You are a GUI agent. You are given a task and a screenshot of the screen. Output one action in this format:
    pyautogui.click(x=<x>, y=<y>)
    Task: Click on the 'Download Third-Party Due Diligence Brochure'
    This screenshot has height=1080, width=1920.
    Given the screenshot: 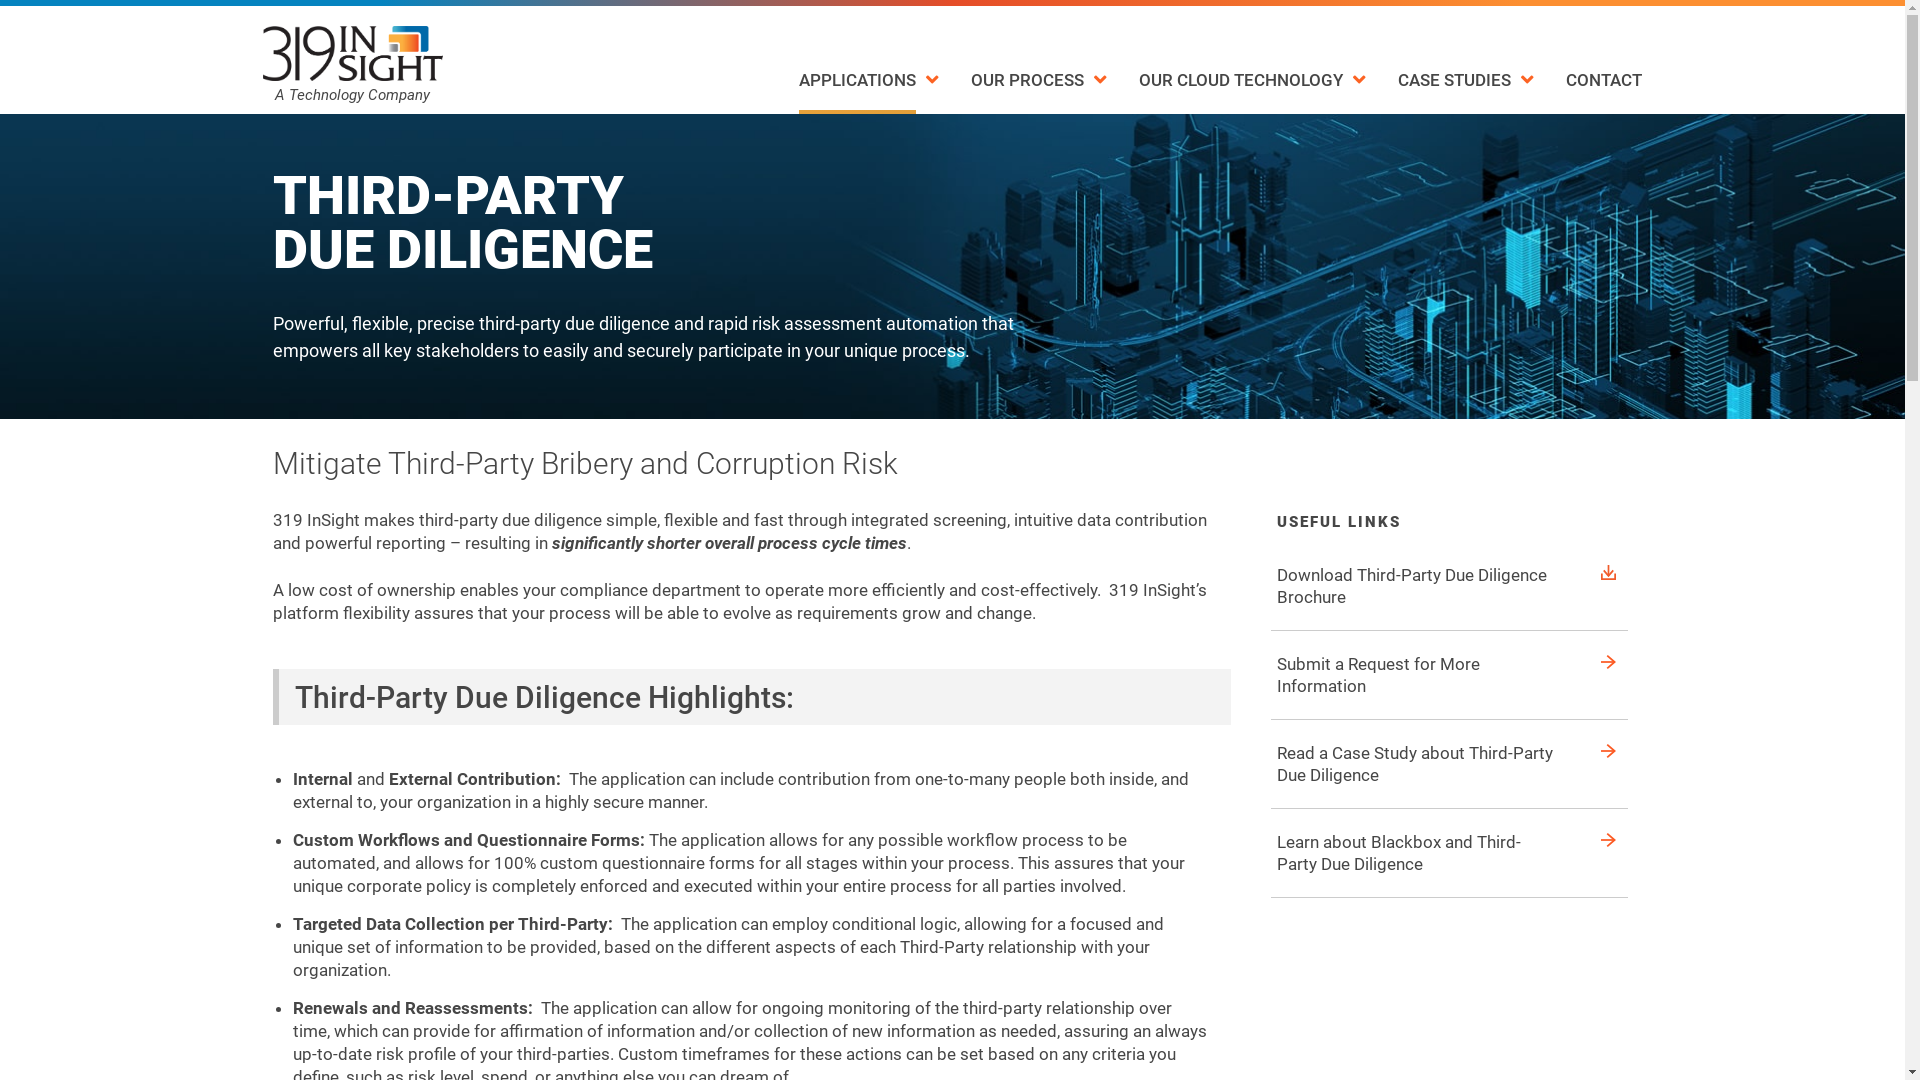 What is the action you would take?
    pyautogui.click(x=1410, y=585)
    